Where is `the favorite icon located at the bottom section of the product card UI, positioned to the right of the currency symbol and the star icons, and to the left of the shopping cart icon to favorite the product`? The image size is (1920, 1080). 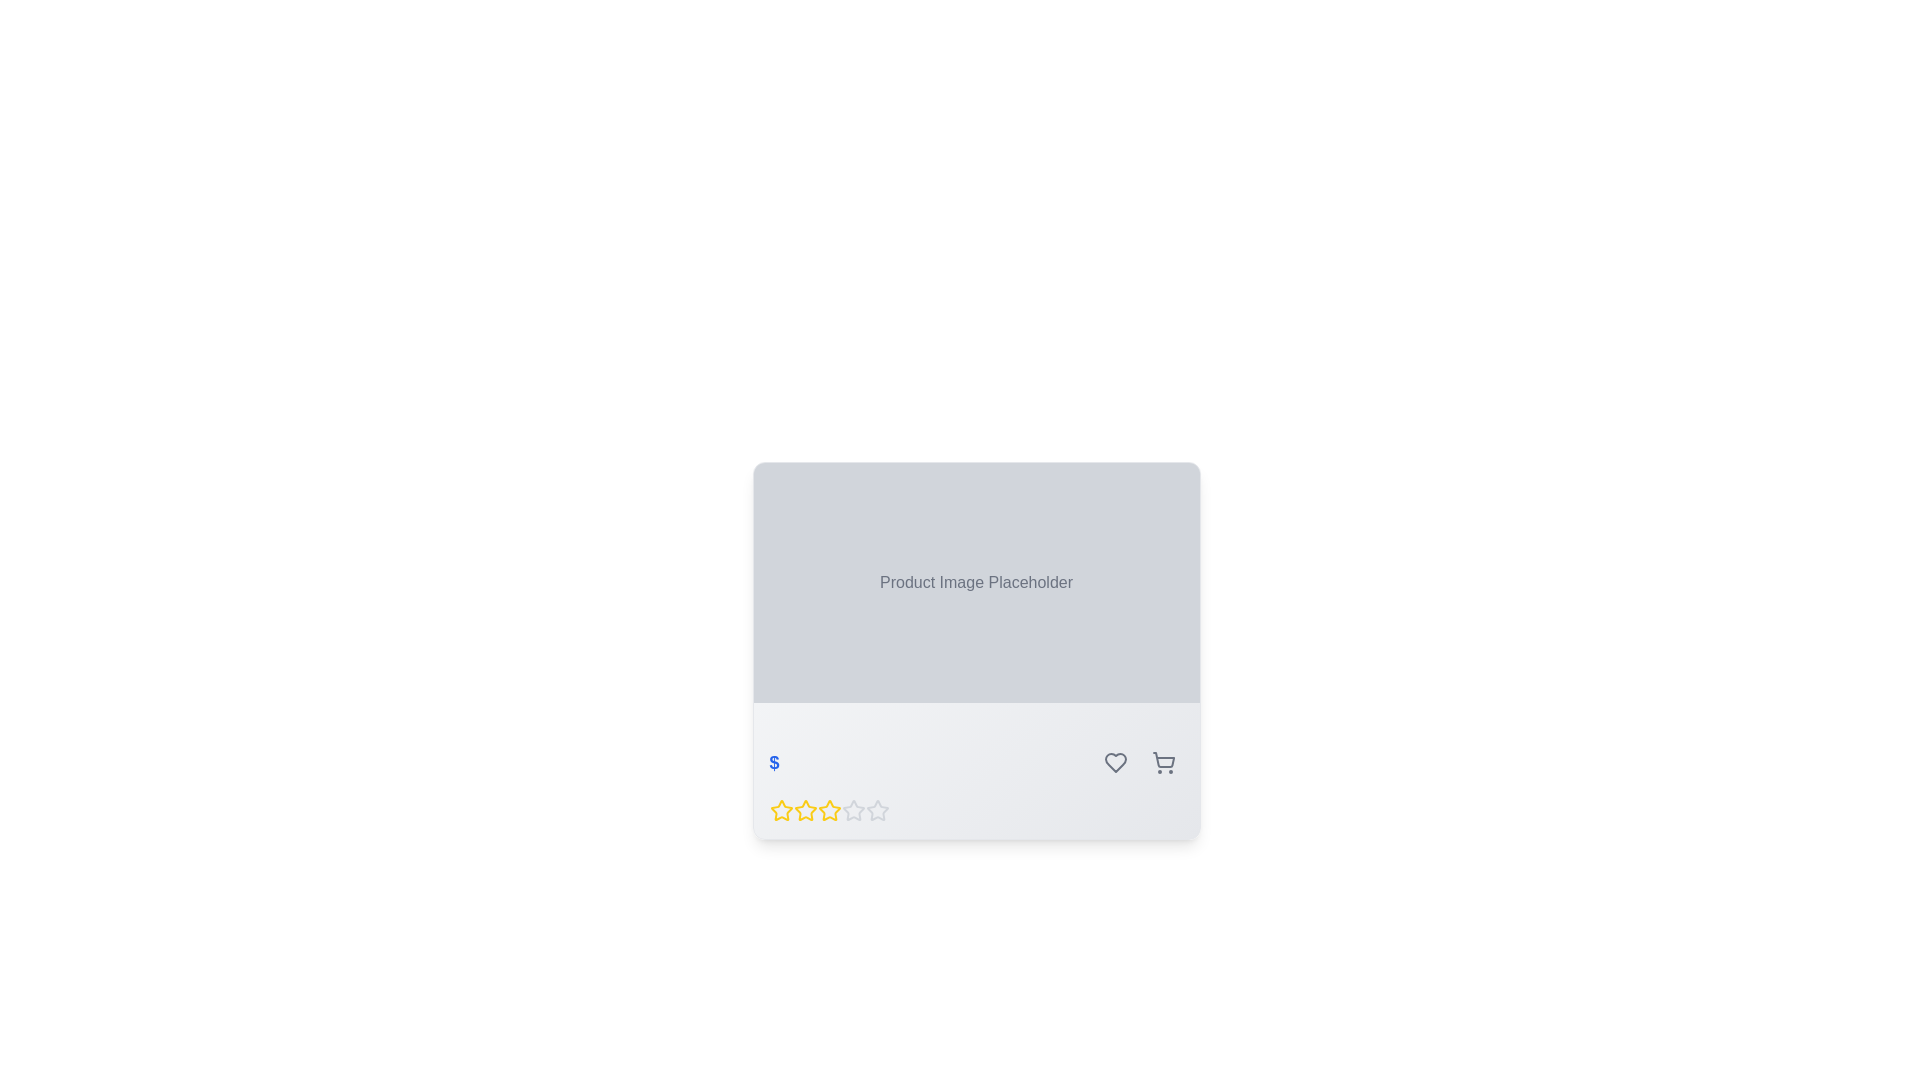
the favorite icon located at the bottom section of the product card UI, positioned to the right of the currency symbol and the star icons, and to the left of the shopping cart icon to favorite the product is located at coordinates (1114, 763).